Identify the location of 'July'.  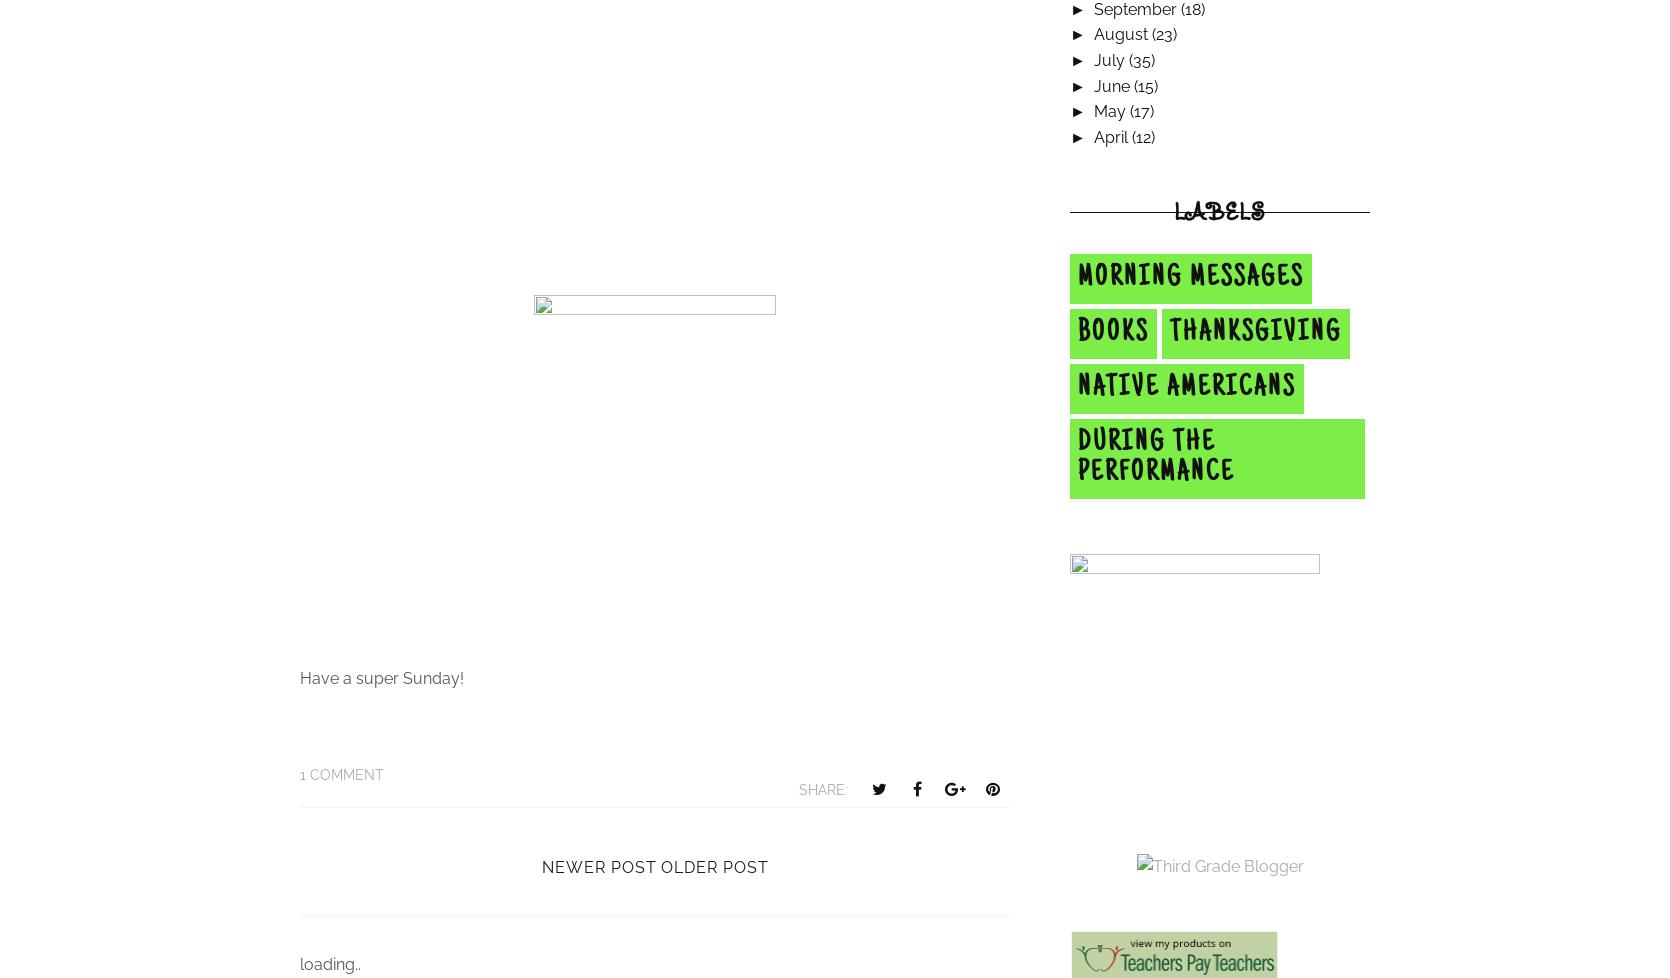
(1109, 60).